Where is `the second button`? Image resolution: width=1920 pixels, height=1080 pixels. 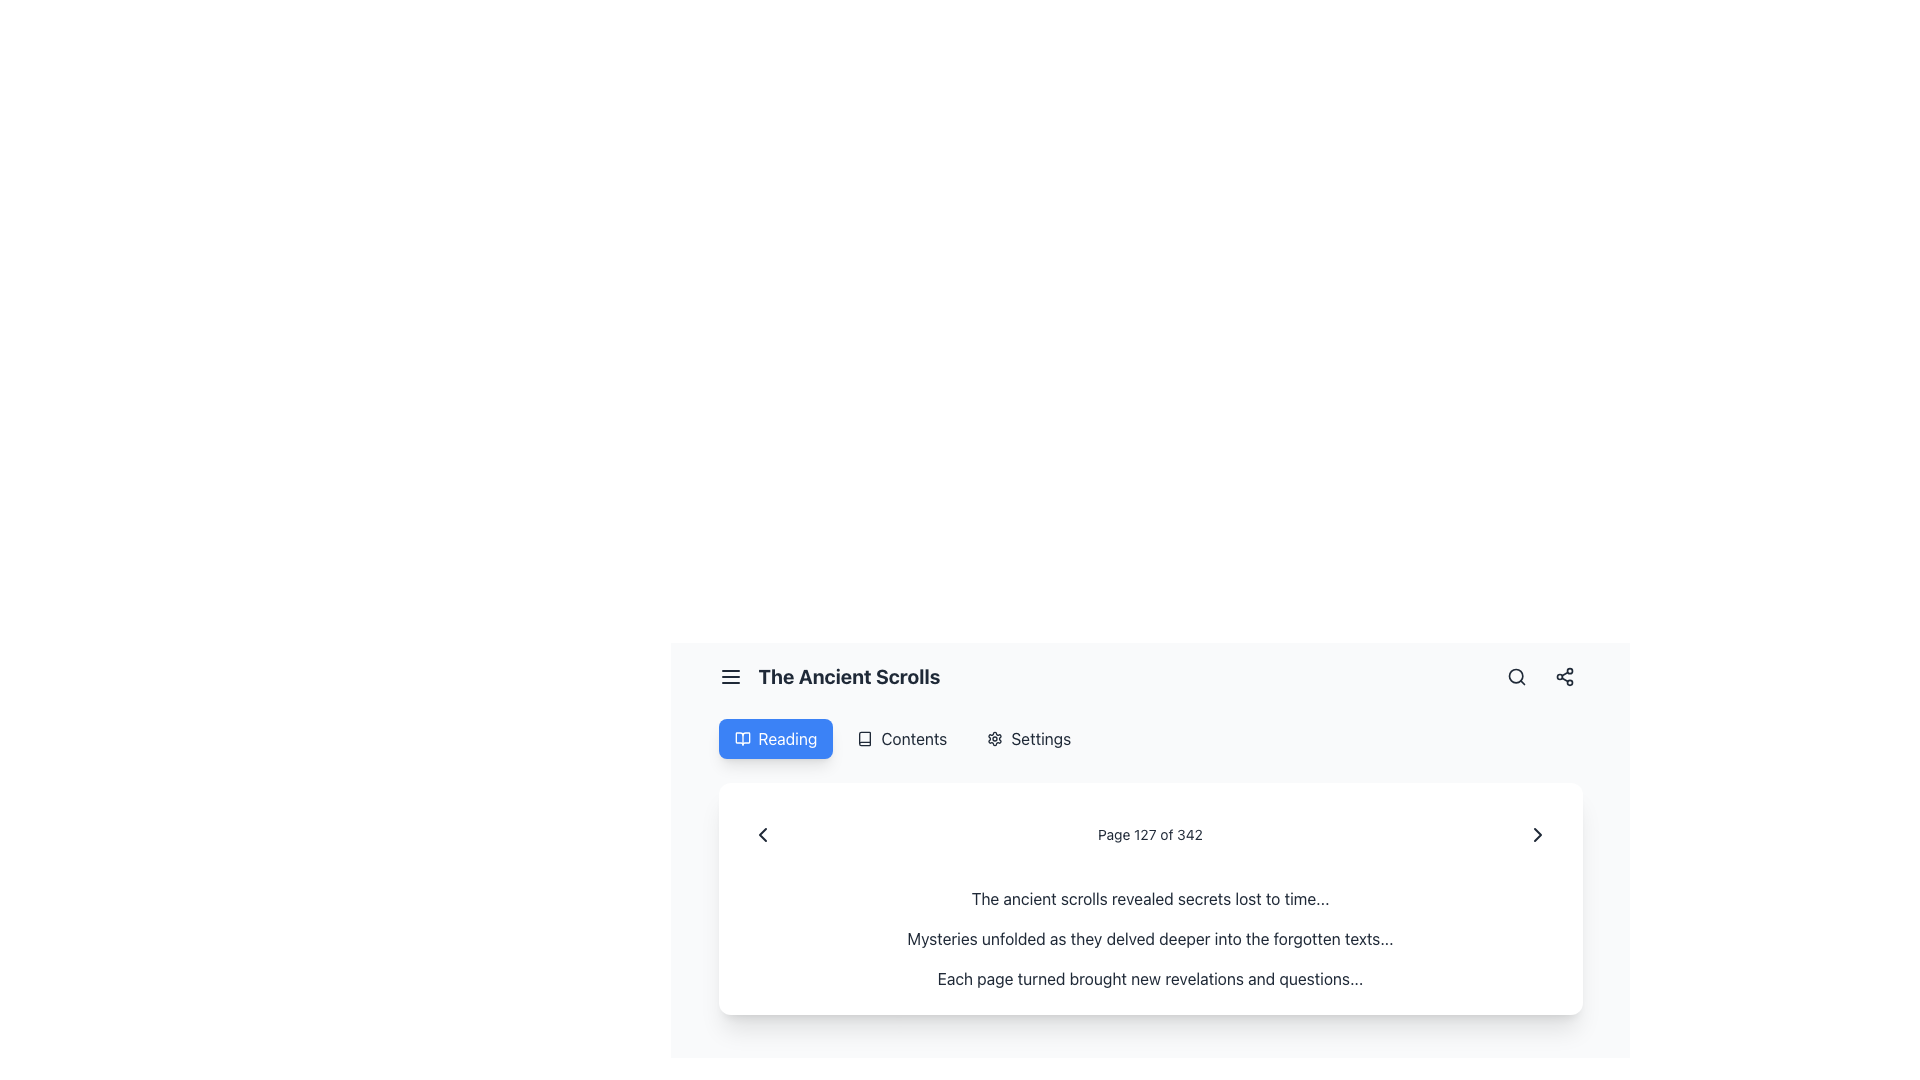
the second button is located at coordinates (901, 739).